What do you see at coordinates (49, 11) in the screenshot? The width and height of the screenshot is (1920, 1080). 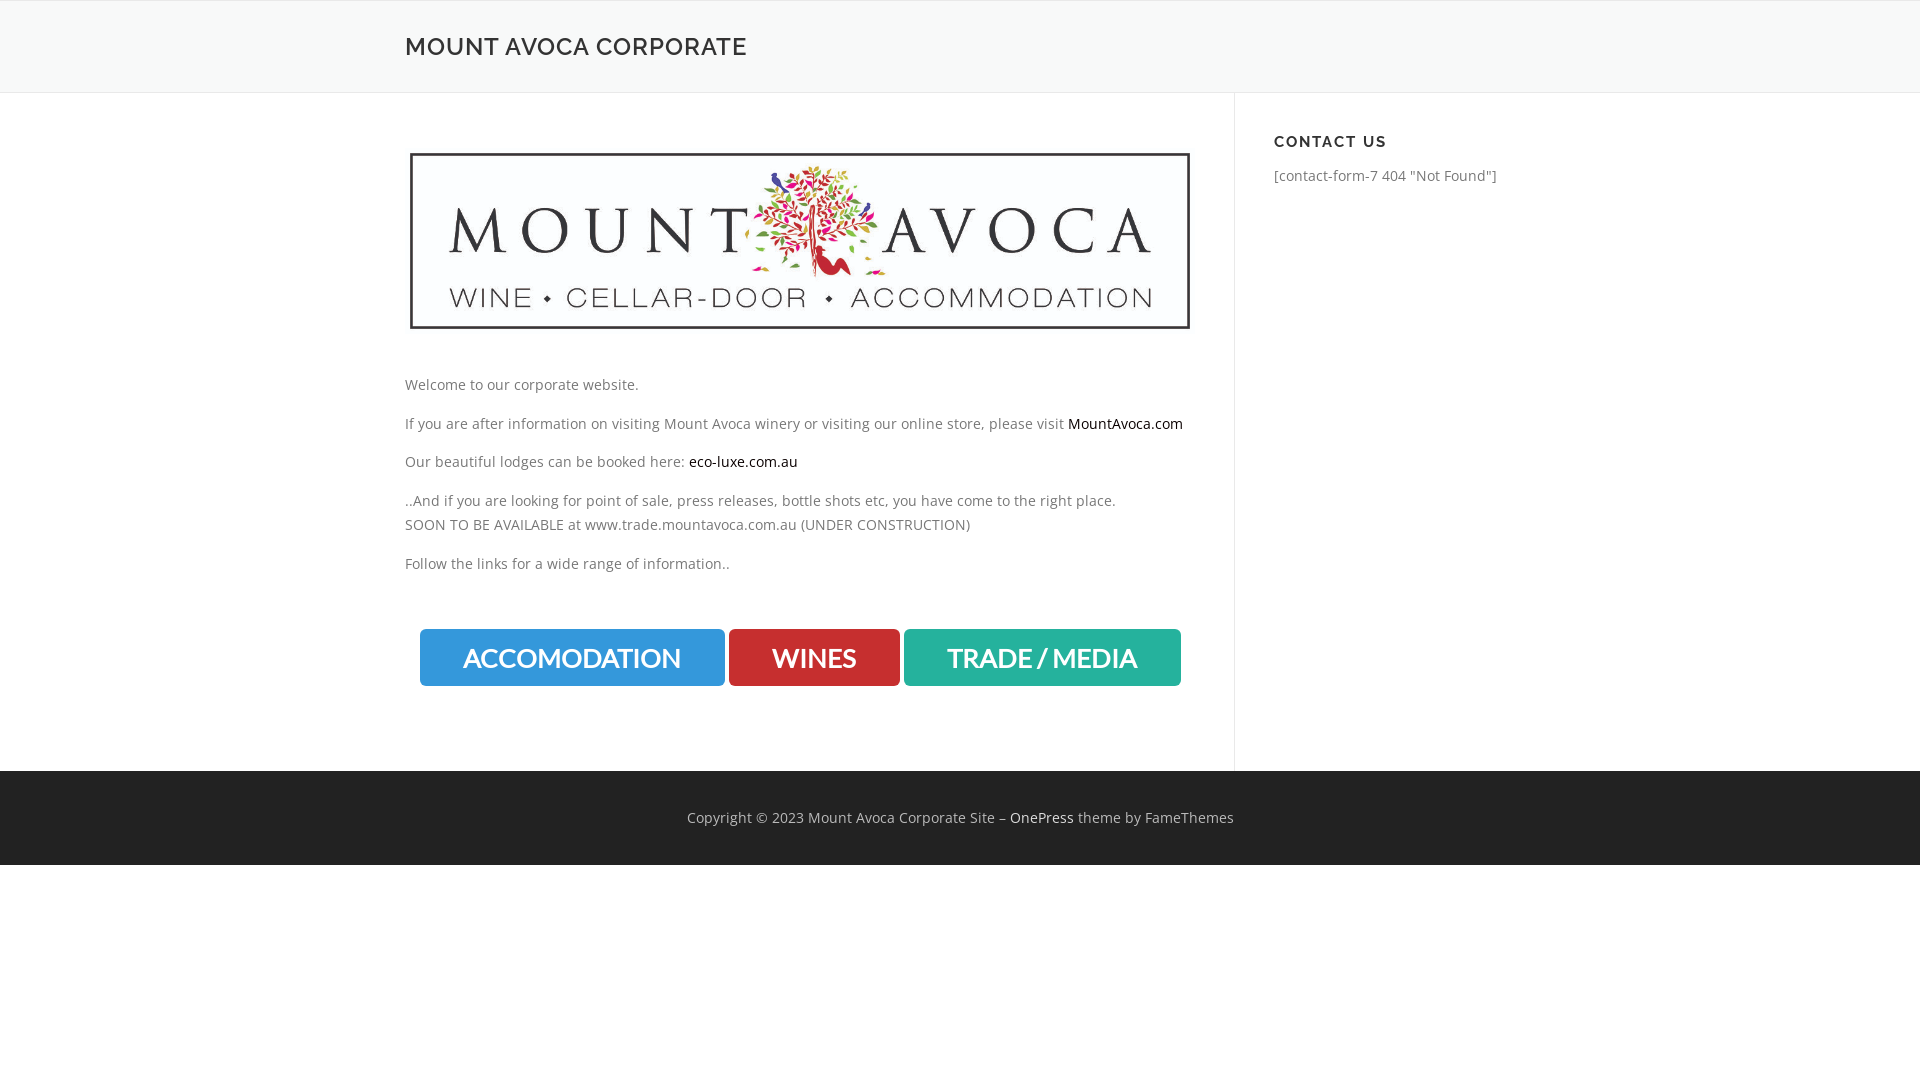 I see `'Skip to content'` at bounding box center [49, 11].